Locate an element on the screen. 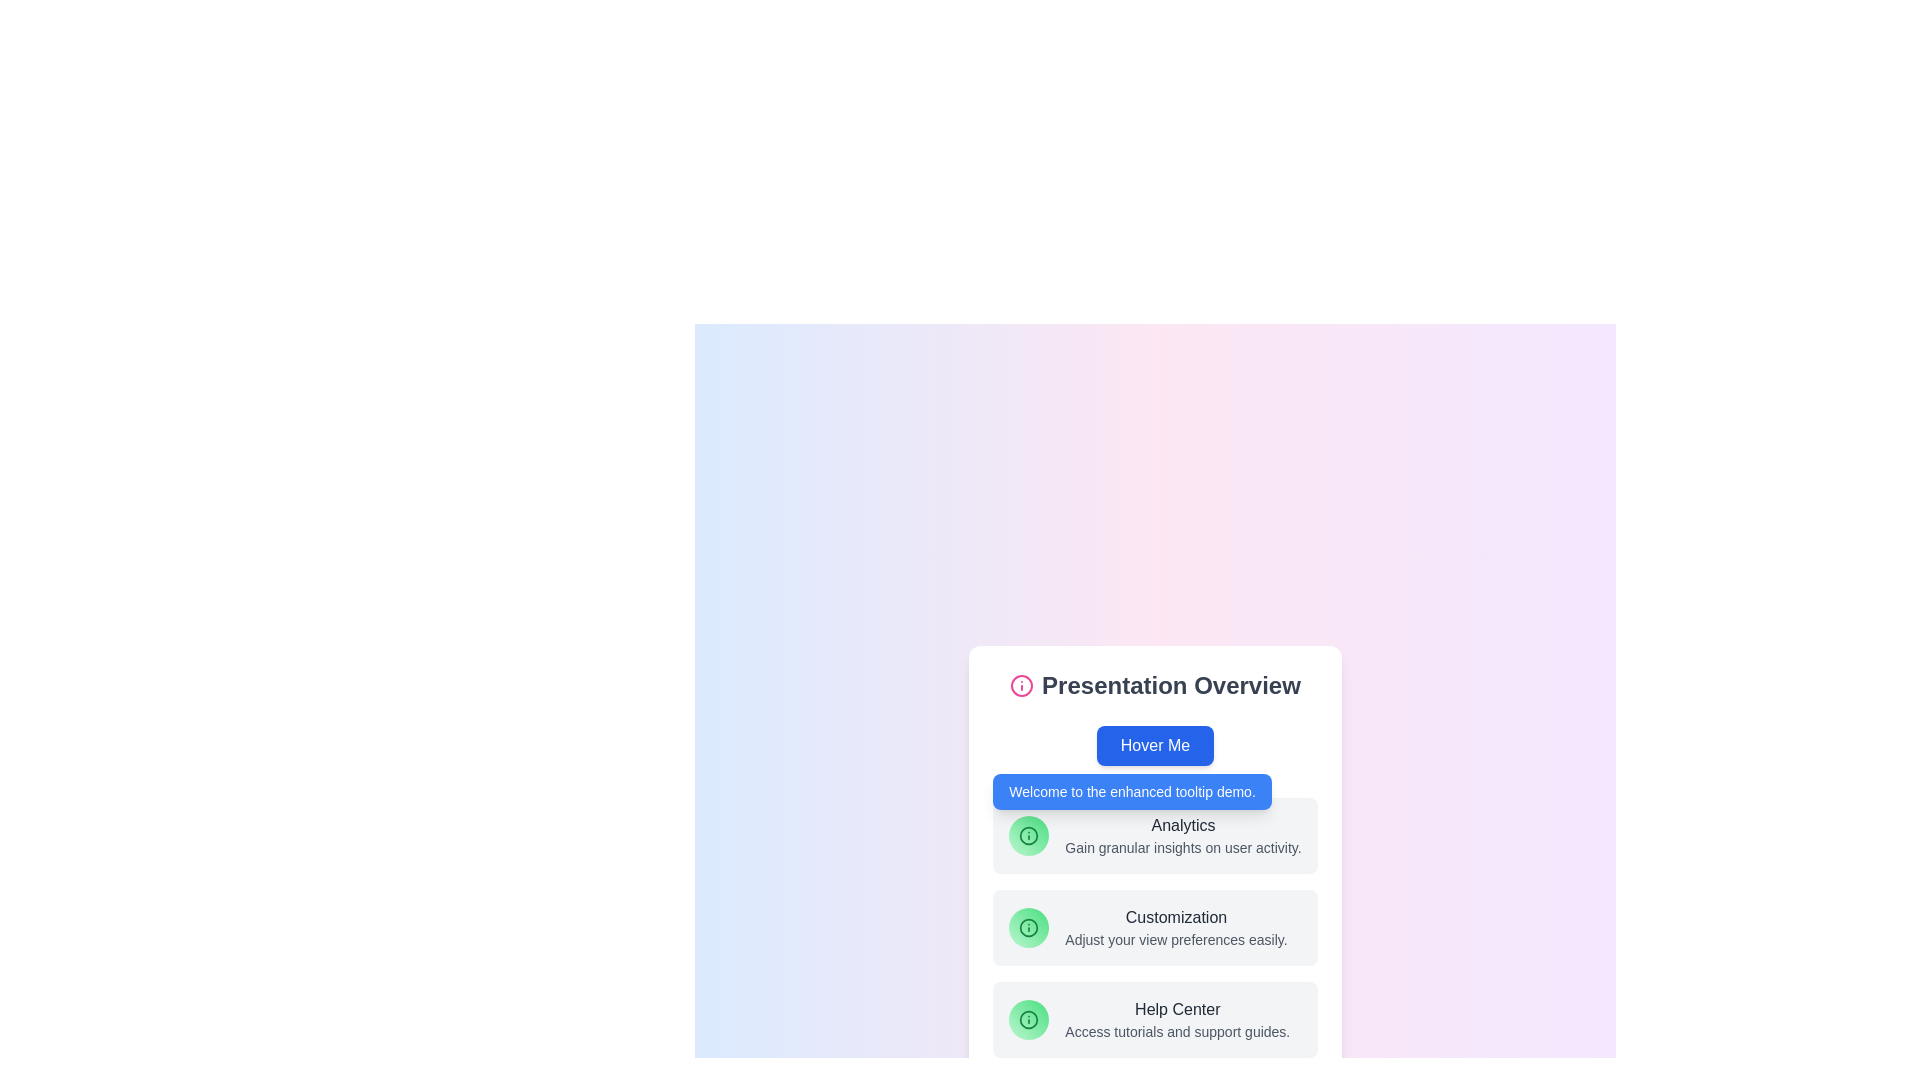 The width and height of the screenshot is (1920, 1080). the informational tooltip displayed beneath the 'Hover Me' button is located at coordinates (1132, 790).